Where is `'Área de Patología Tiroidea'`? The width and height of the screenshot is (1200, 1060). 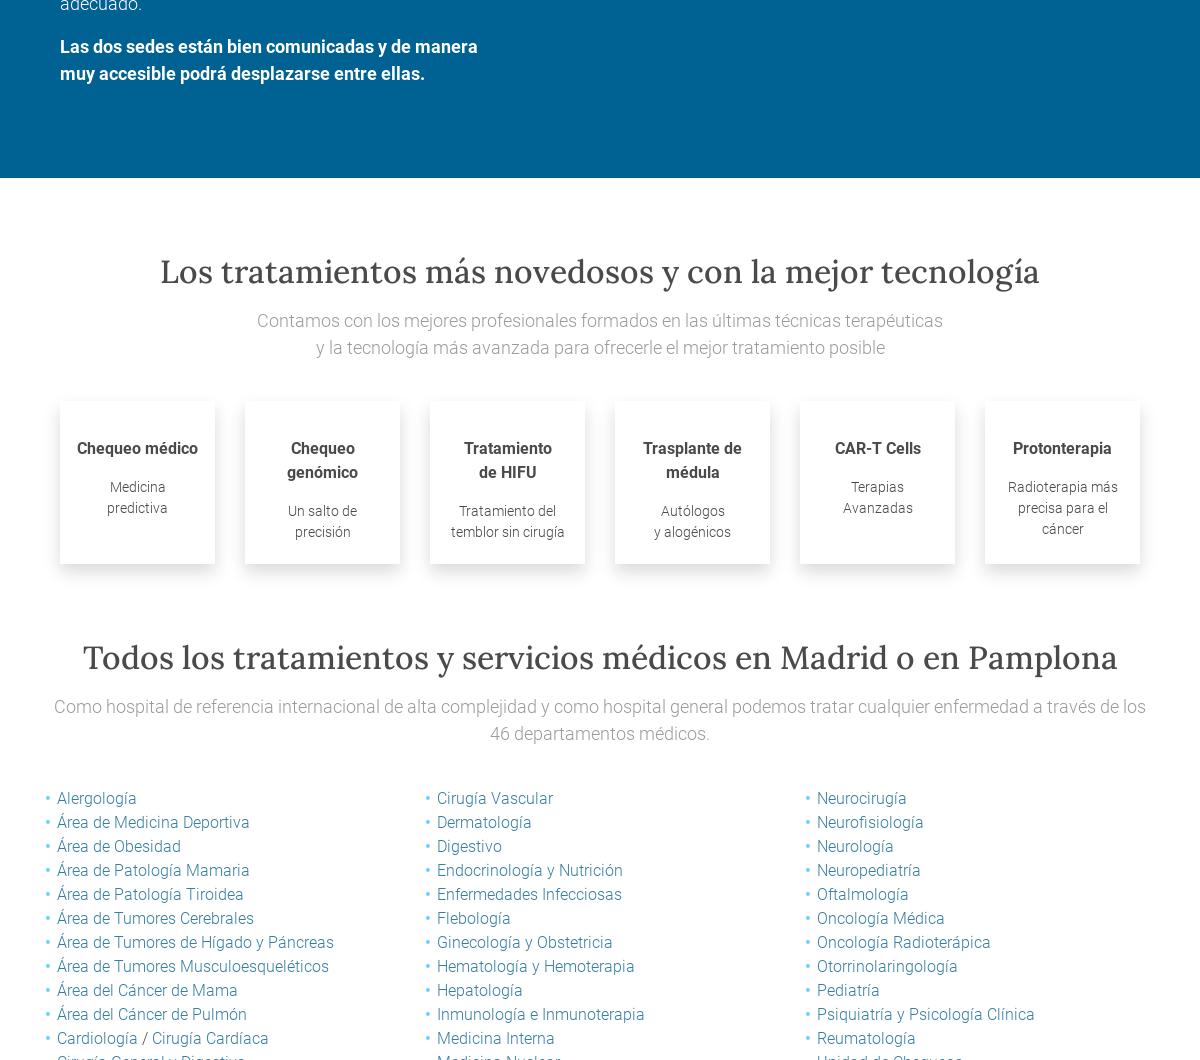
'Área de Patología Tiroidea' is located at coordinates (150, 894).